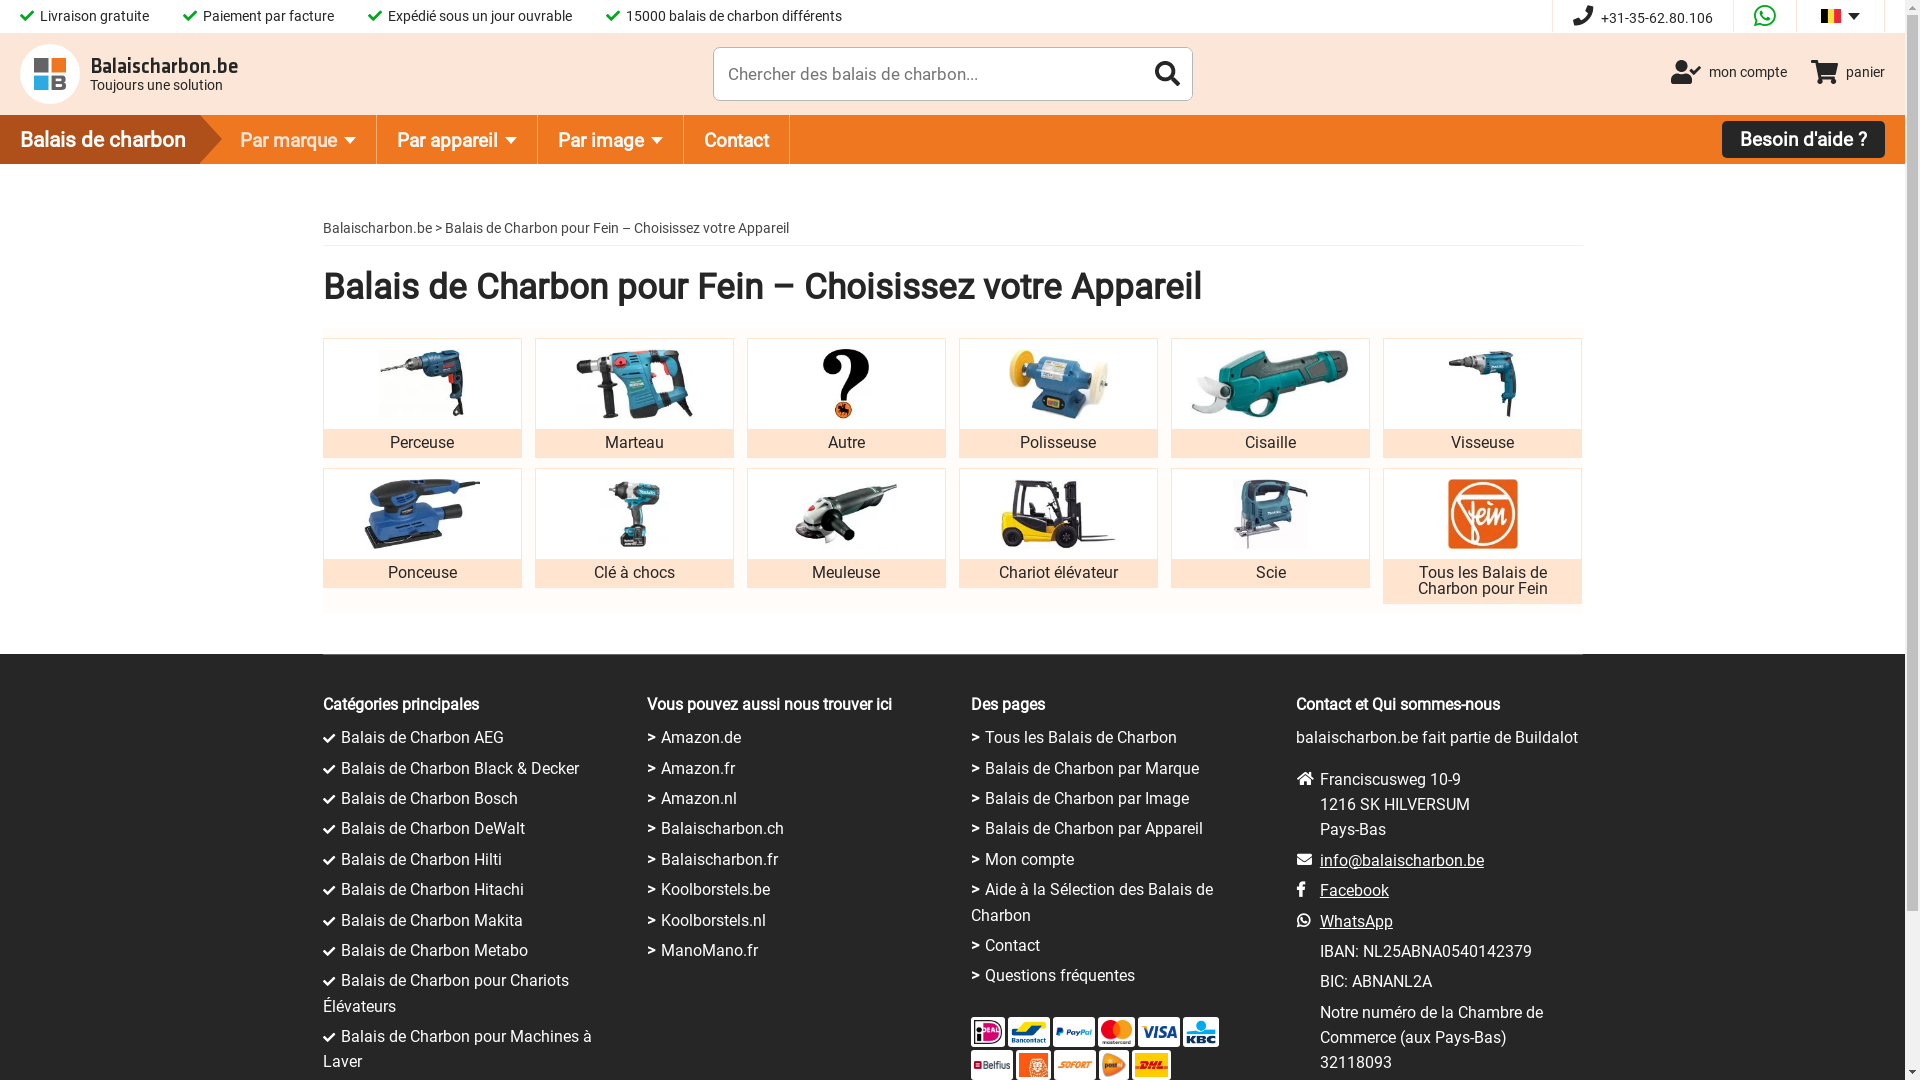  I want to click on 'Koolborstels.be', so click(715, 888).